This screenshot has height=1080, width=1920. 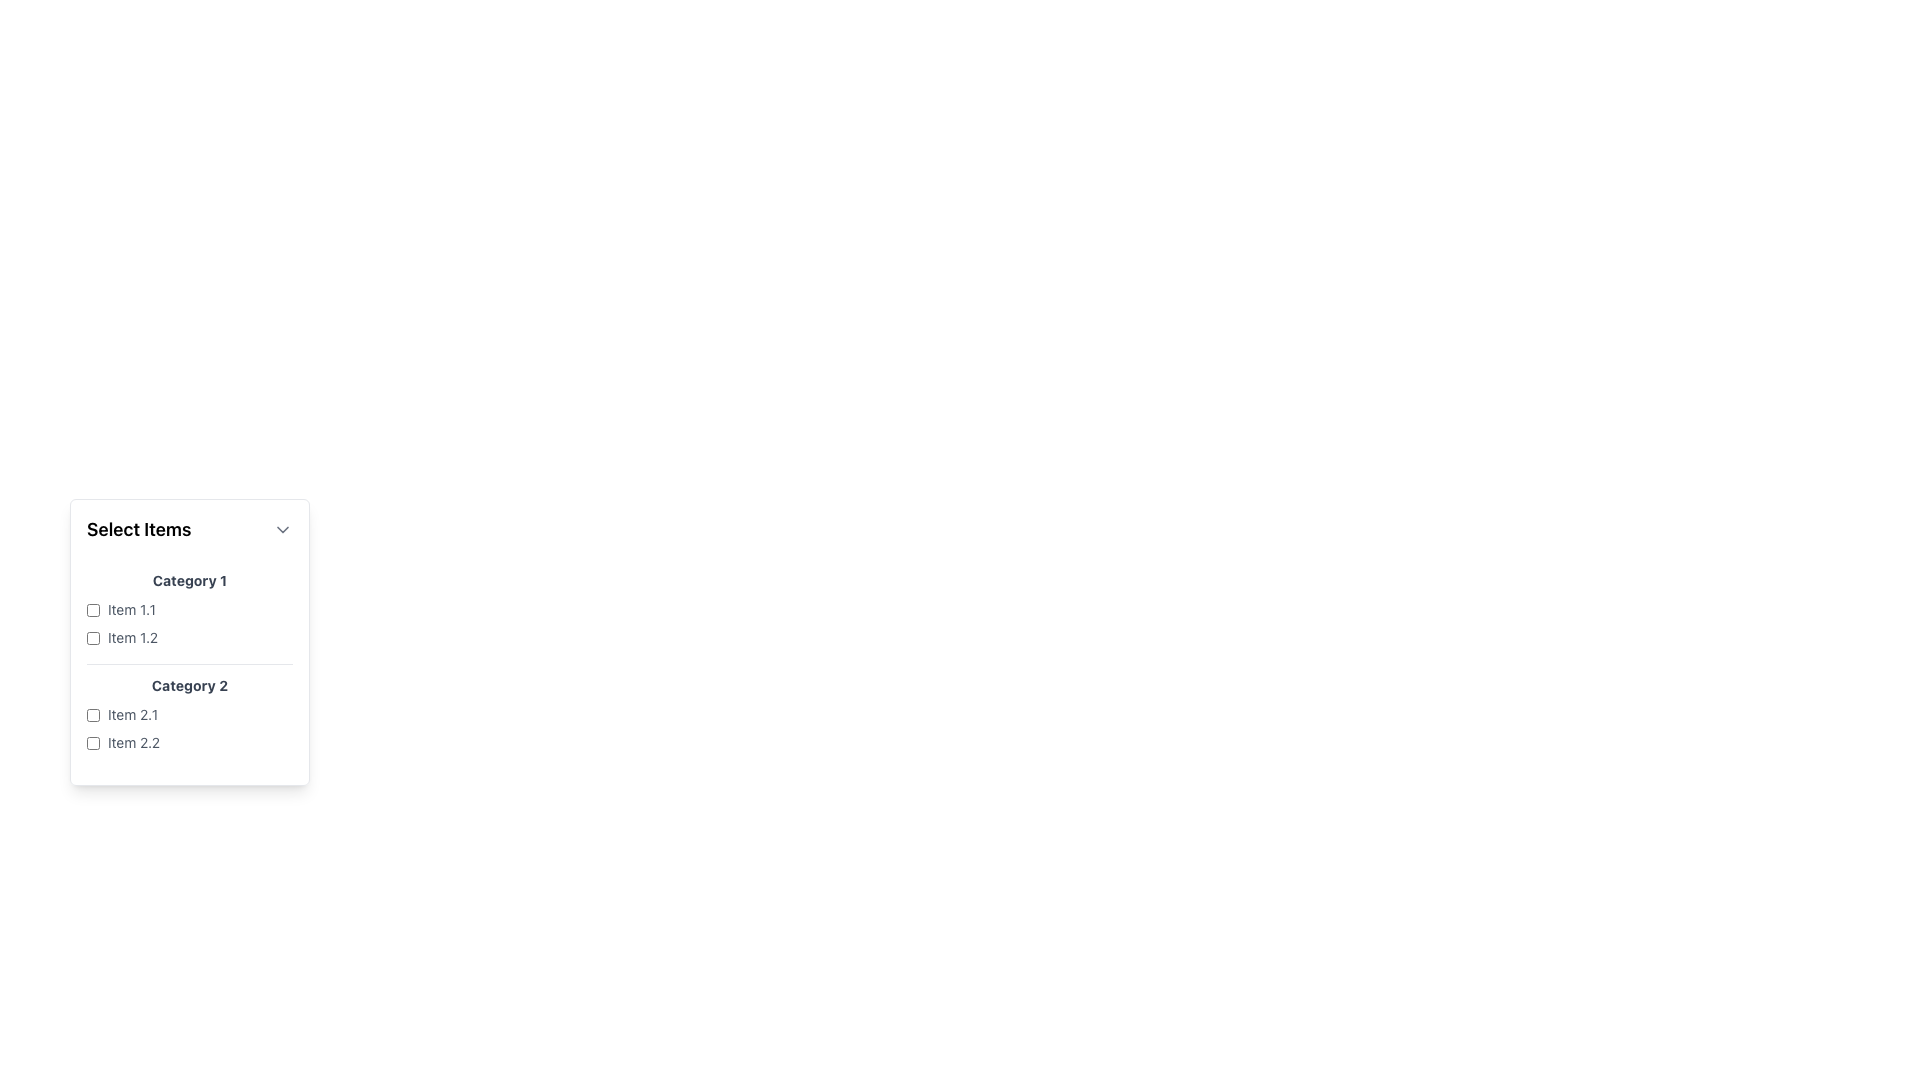 What do you see at coordinates (282, 528) in the screenshot?
I see `the toggle button icon located to the right of the 'Select Items' label in the header section of the card` at bounding box center [282, 528].